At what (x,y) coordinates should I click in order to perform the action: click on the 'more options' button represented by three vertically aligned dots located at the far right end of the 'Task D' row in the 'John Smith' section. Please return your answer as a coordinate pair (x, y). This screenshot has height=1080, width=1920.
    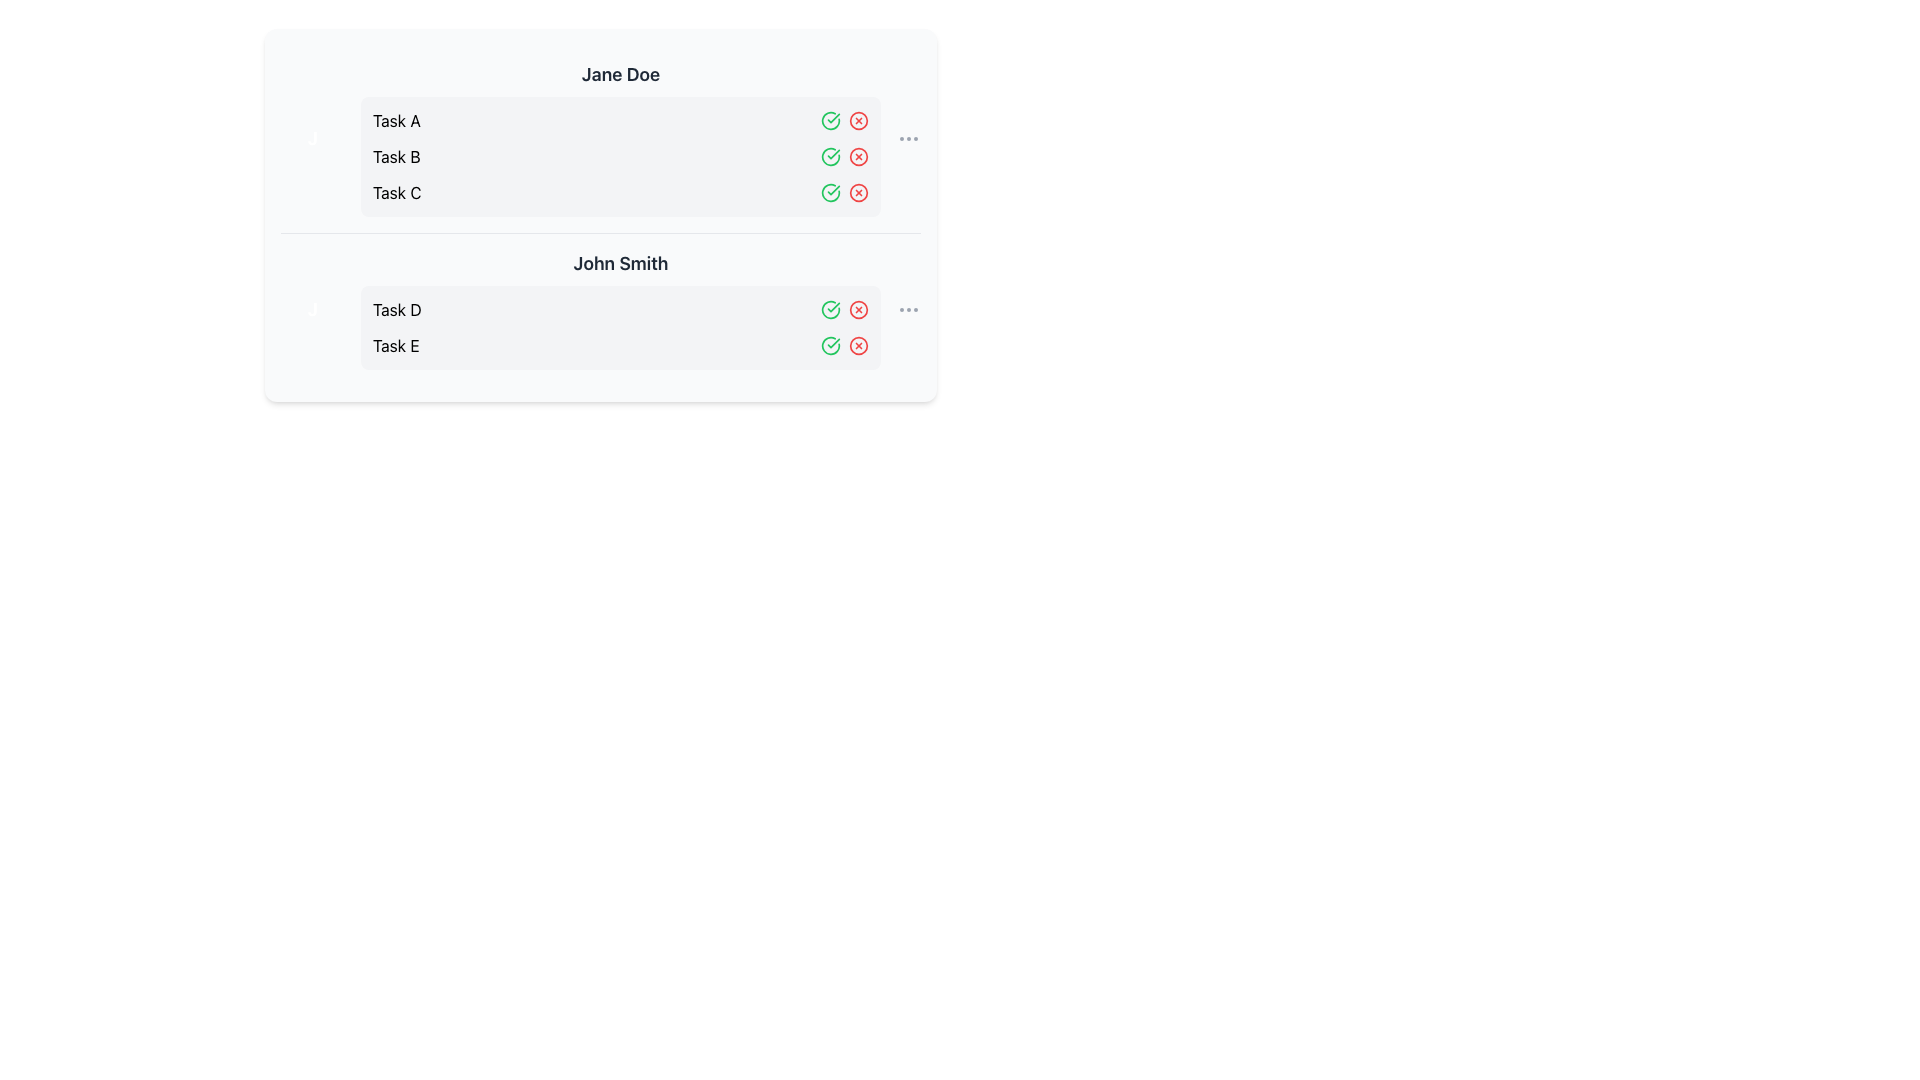
    Looking at the image, I should click on (907, 309).